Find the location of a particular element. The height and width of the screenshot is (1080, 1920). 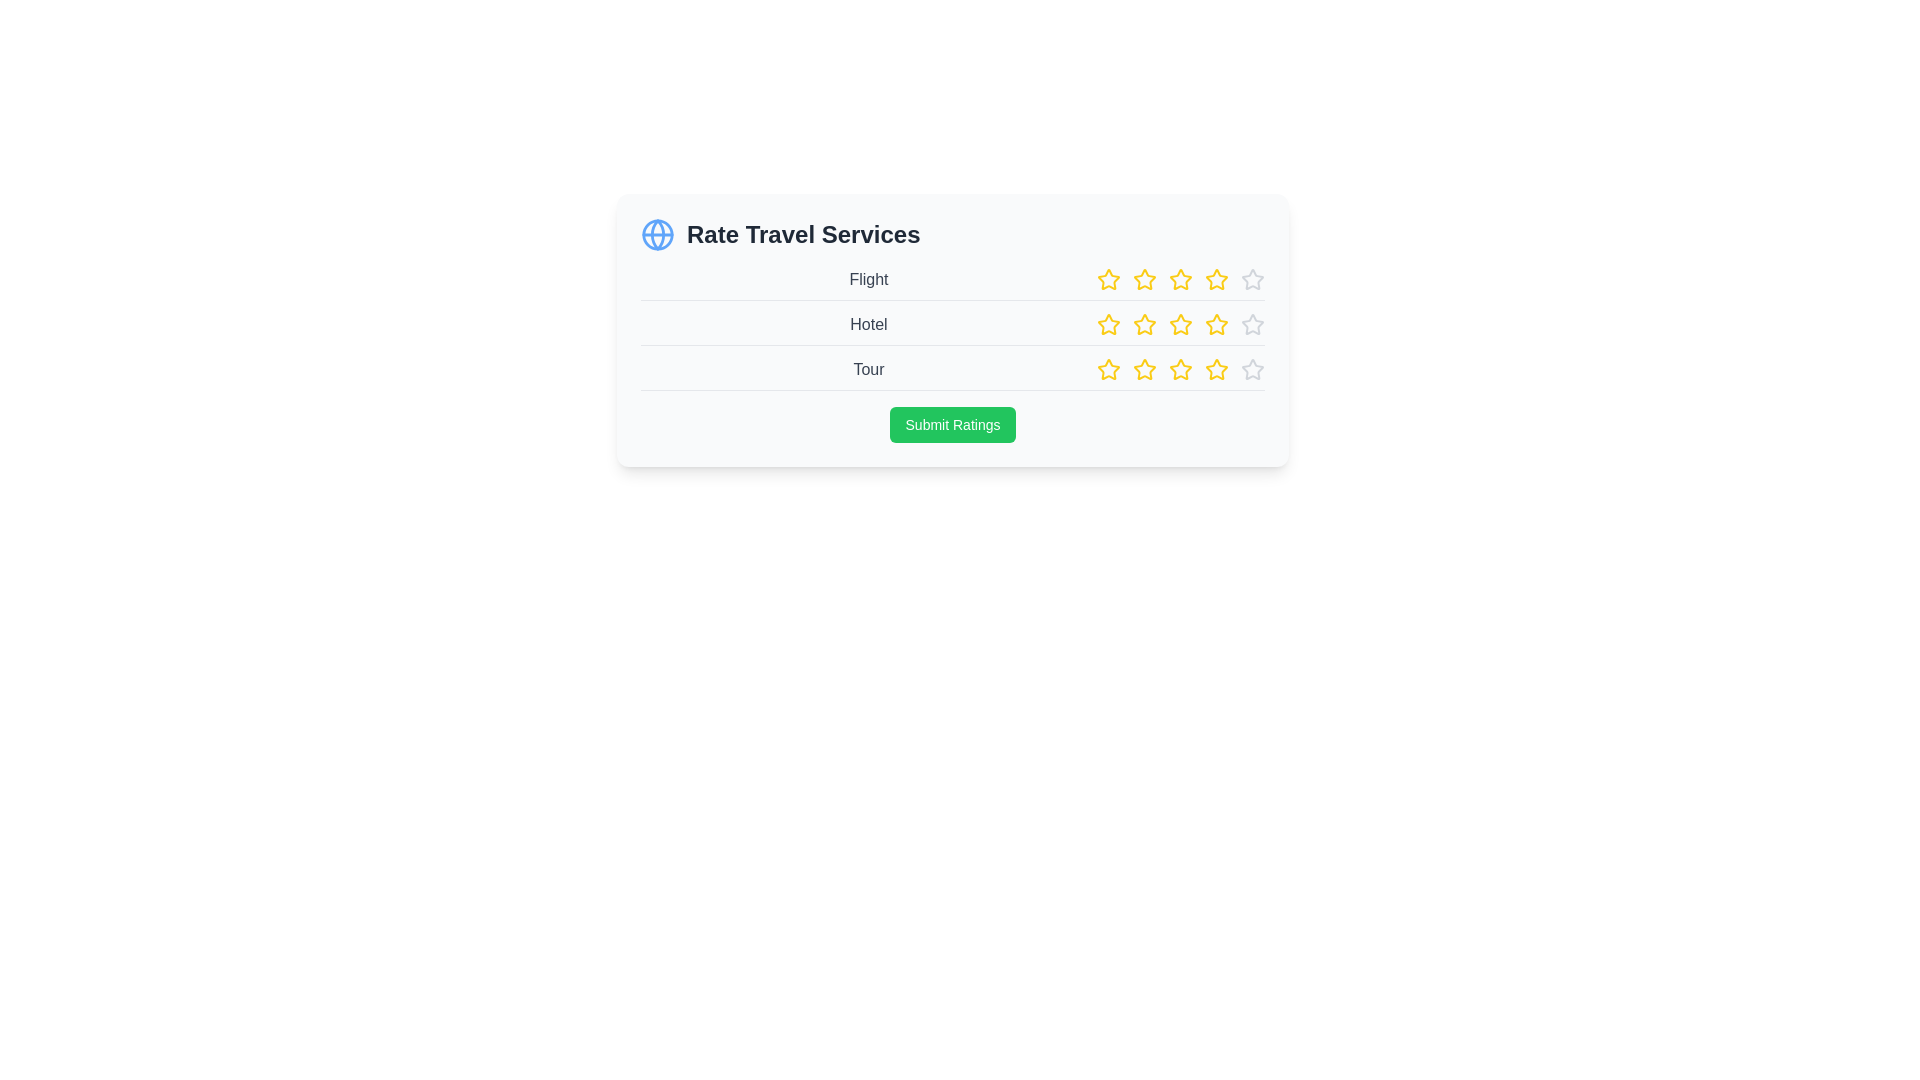

the stars in the rating panel located centrally below the title 'Rate Travel Services' to rate the categories of 'Flight,' 'Hotel,' and 'Tour.' is located at coordinates (952, 329).